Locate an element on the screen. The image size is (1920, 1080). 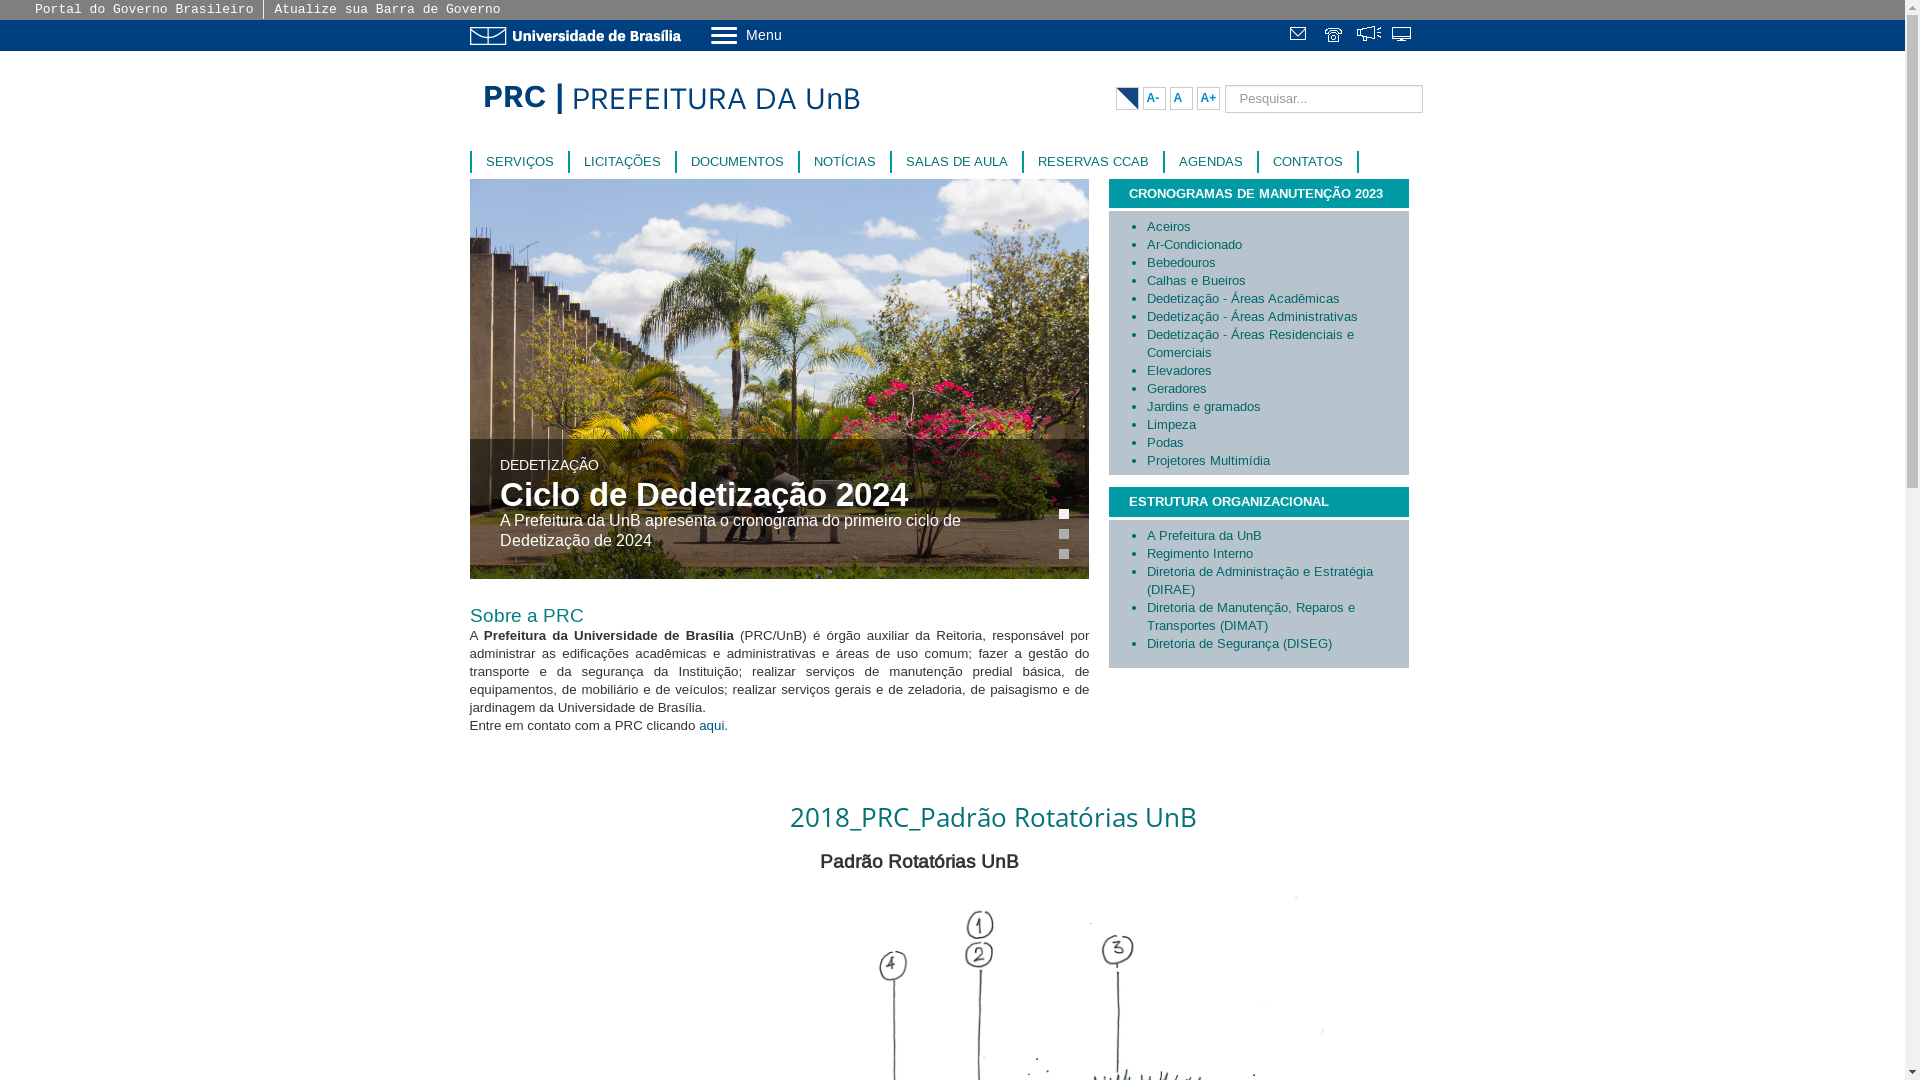
'Portal do Governo Brasileiro' is located at coordinates (34, 9).